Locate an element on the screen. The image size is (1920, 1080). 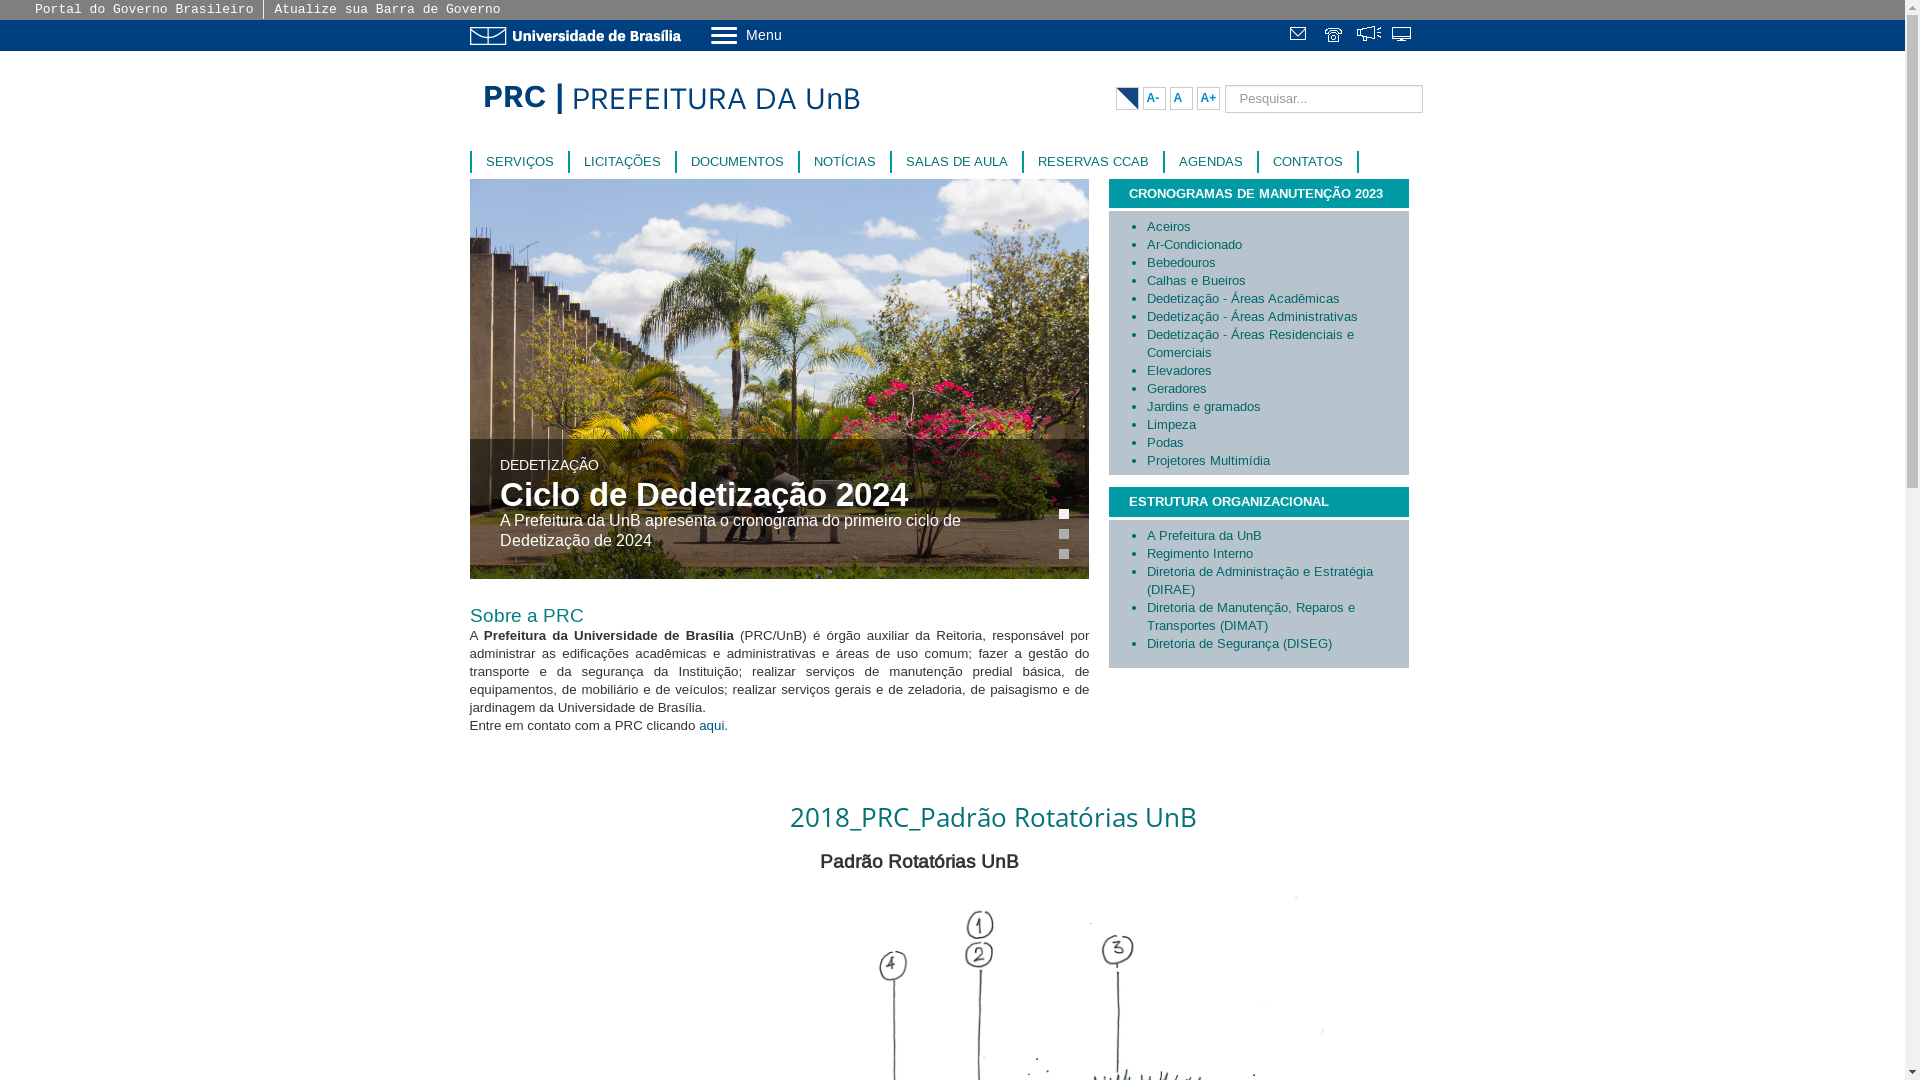
'Portal do Governo Brasileiro' is located at coordinates (34, 9).